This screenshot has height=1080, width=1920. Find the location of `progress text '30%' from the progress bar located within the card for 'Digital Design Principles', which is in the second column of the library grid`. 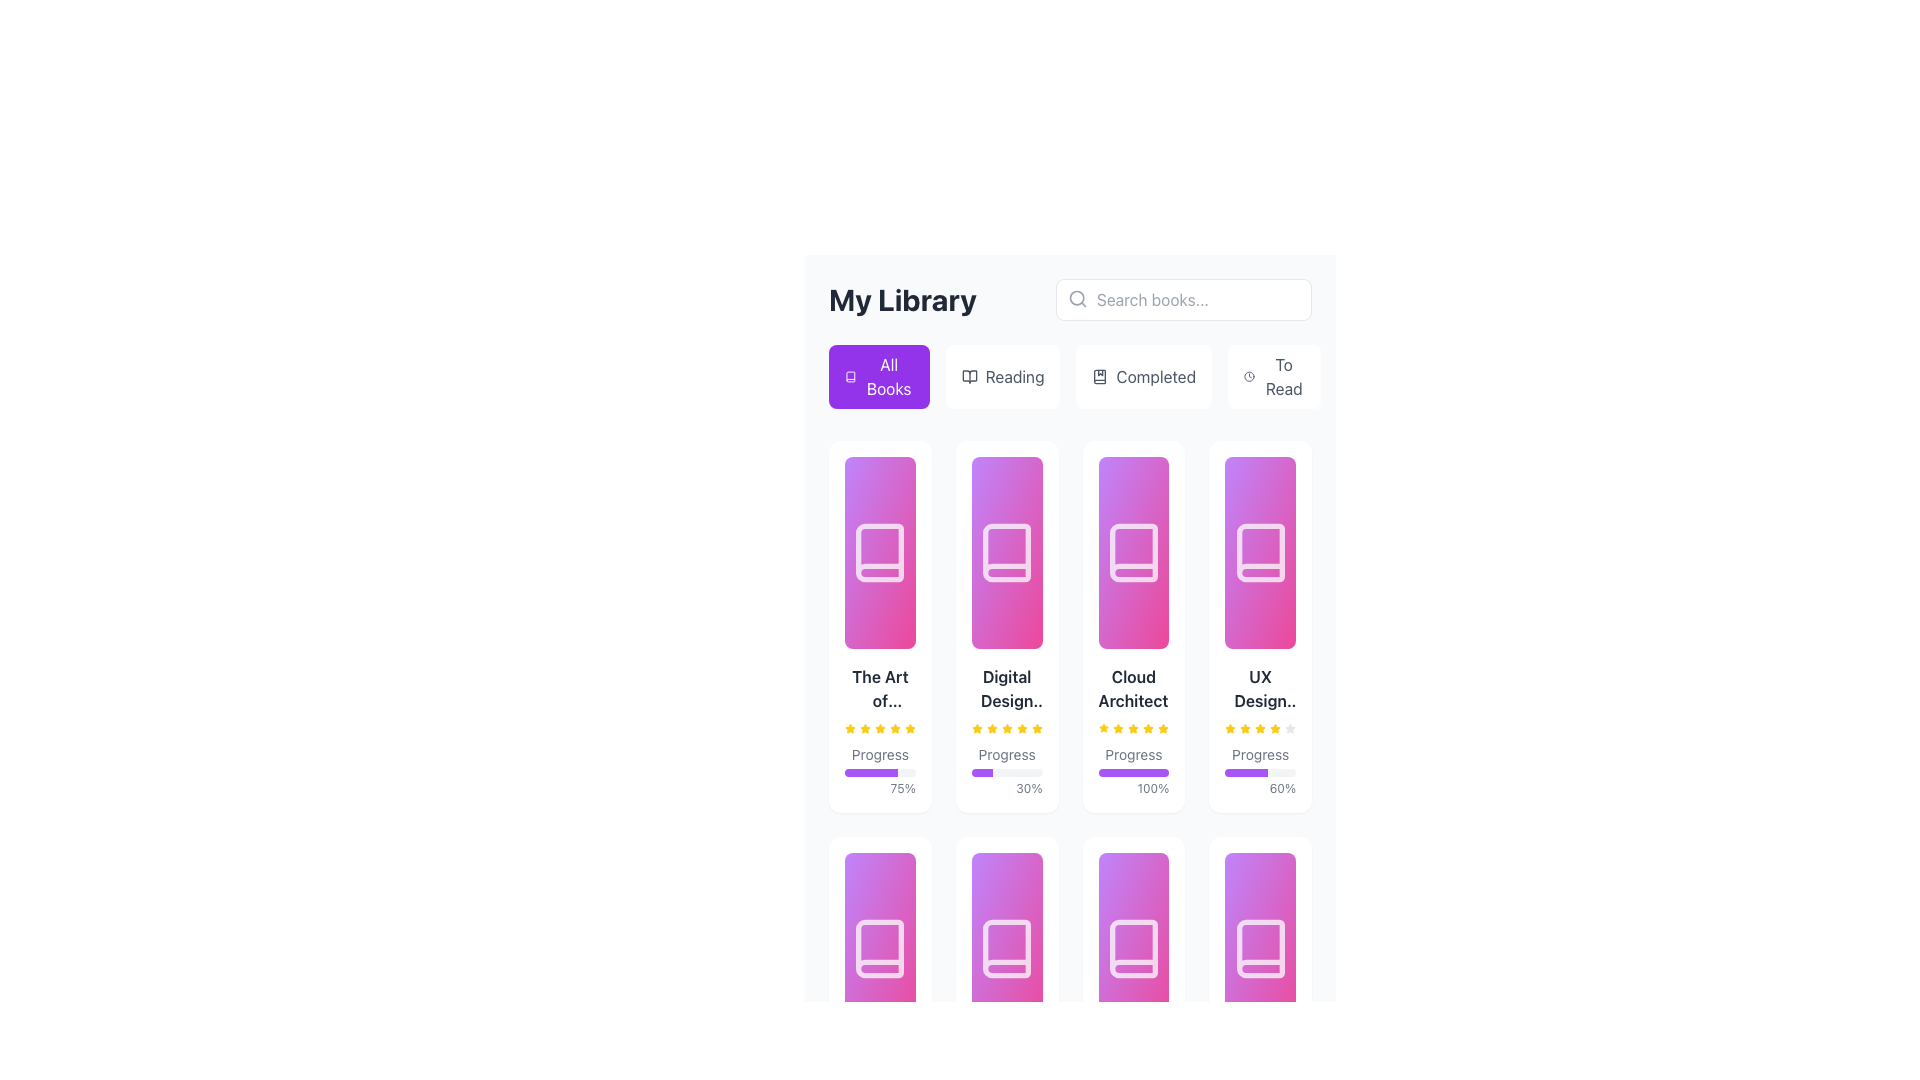

progress text '30%' from the progress bar located within the card for 'Digital Design Principles', which is in the second column of the library grid is located at coordinates (1007, 770).